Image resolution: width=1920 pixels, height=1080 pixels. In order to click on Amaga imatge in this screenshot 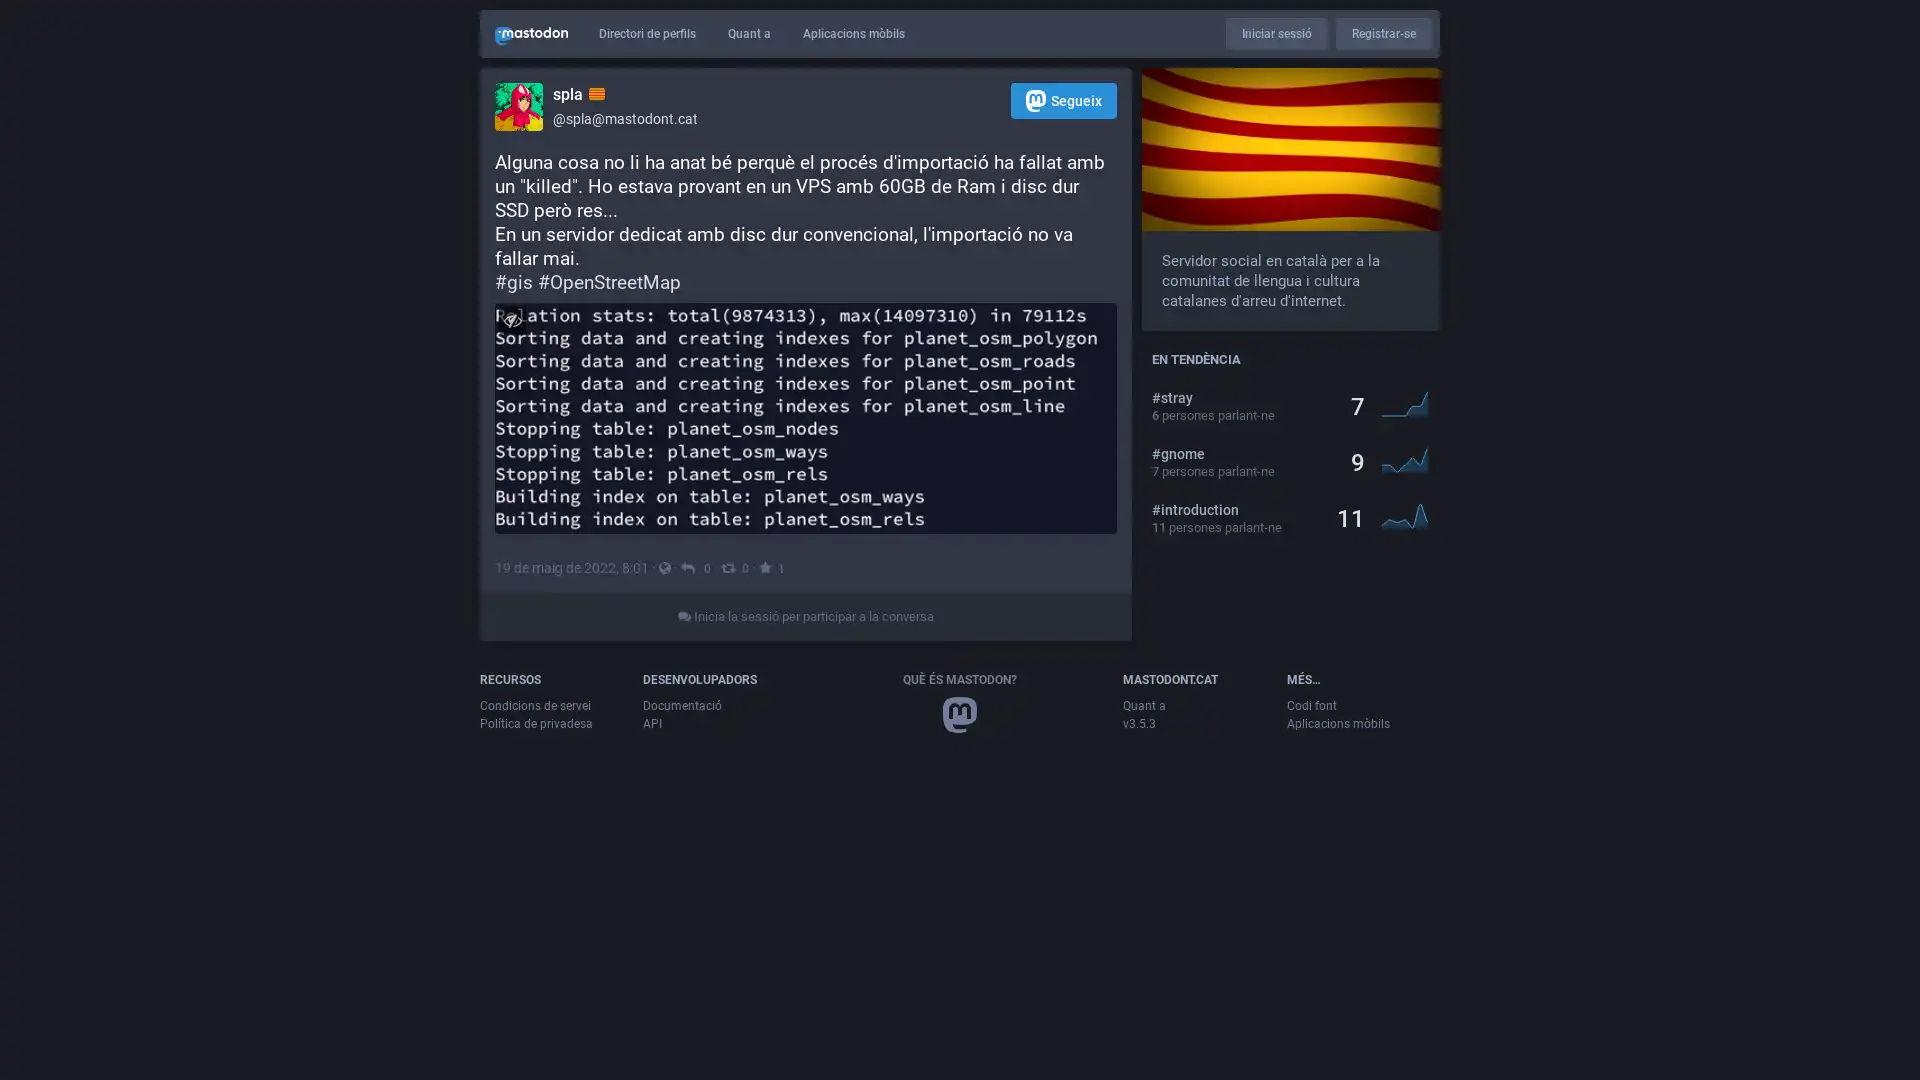, I will do `click(512, 319)`.